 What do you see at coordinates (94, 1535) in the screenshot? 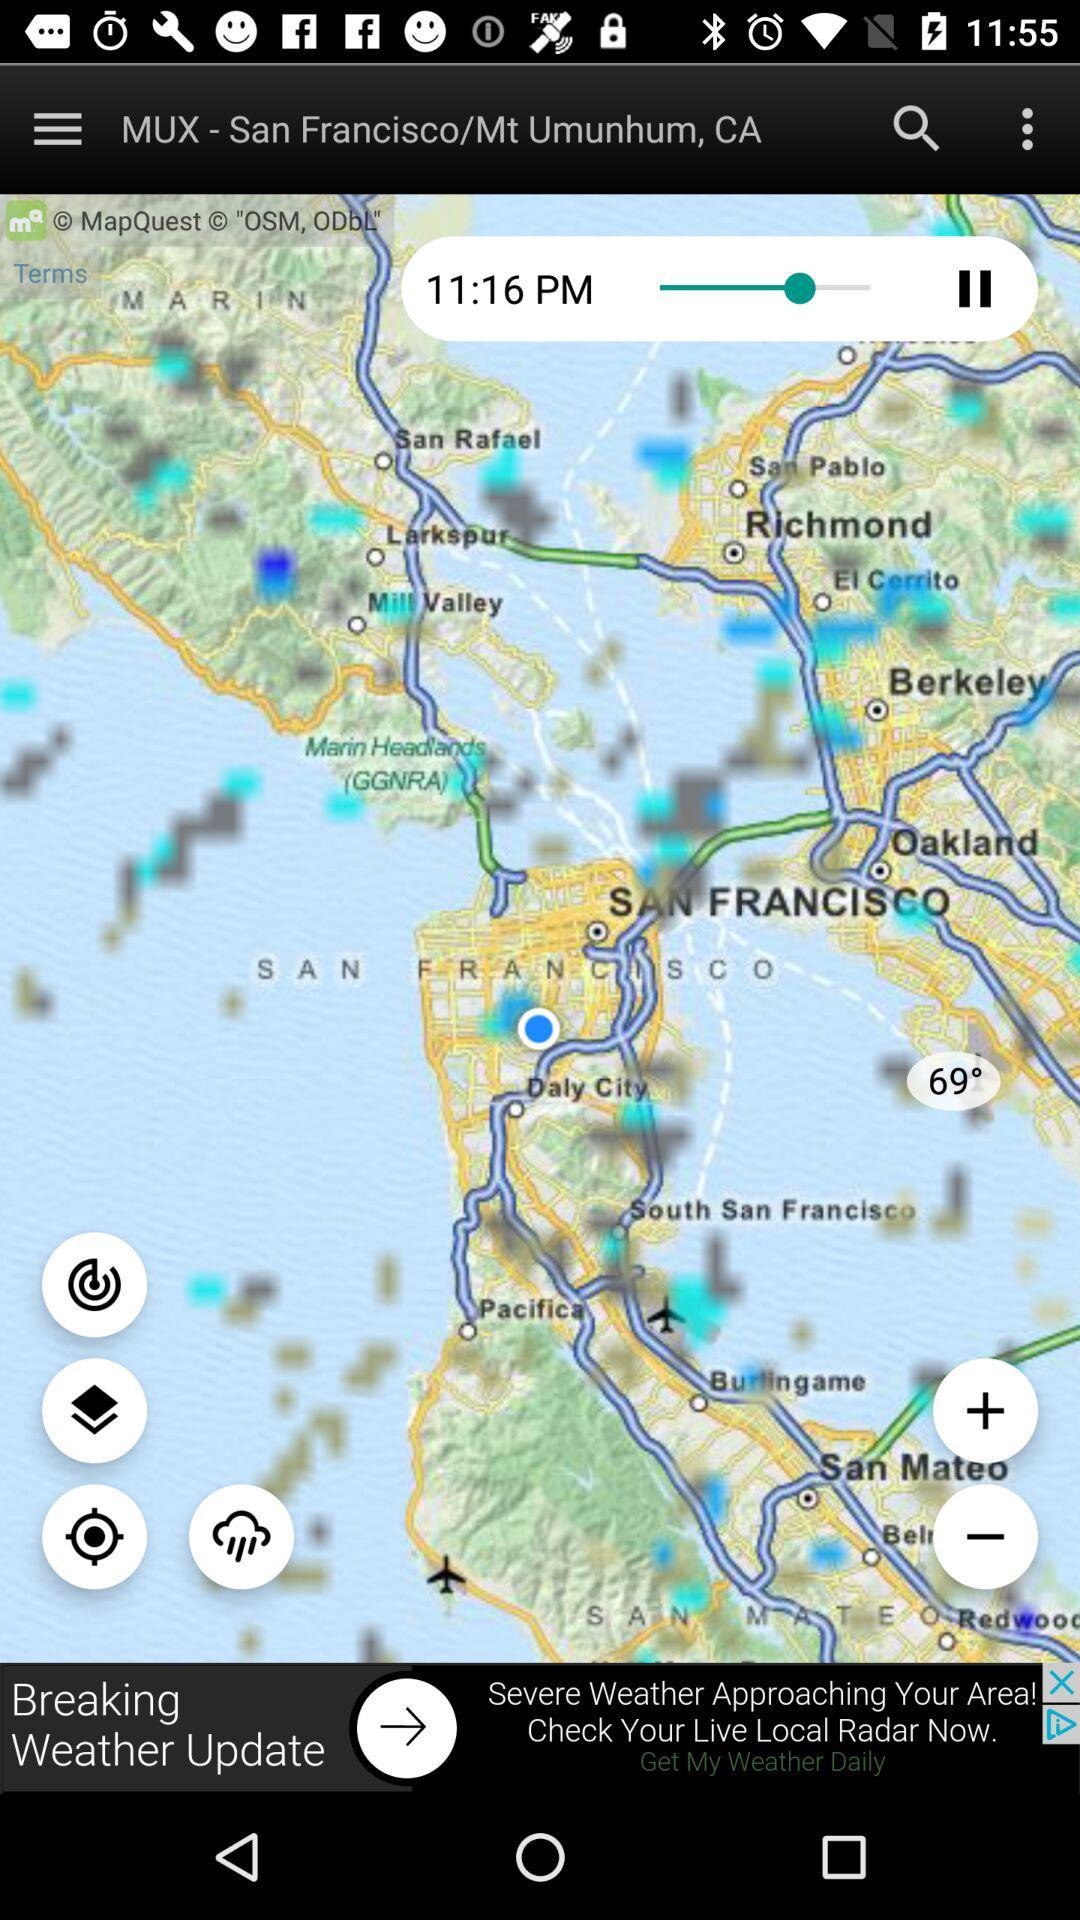
I see `show your location` at bounding box center [94, 1535].